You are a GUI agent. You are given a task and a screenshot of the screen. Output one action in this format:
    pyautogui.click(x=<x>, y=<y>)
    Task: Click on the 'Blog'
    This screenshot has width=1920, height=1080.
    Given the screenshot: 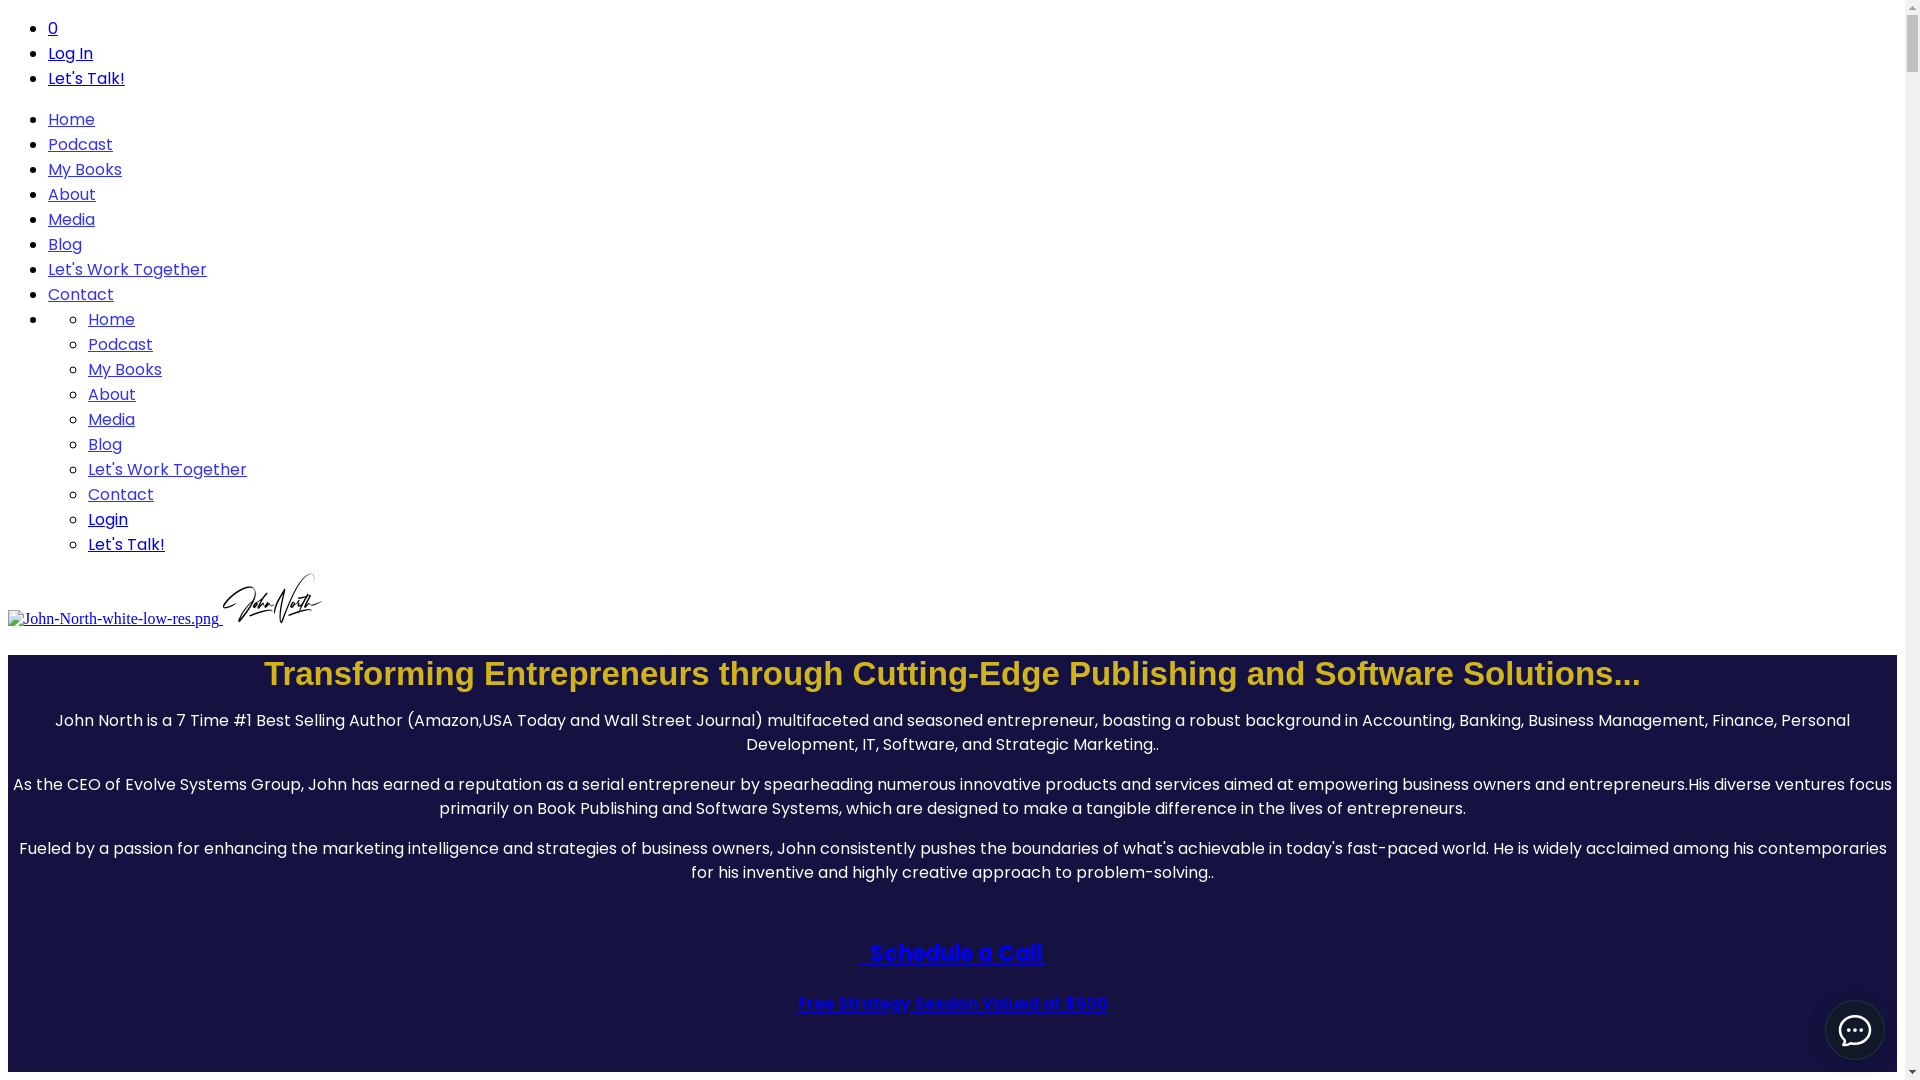 What is the action you would take?
    pyautogui.click(x=86, y=443)
    